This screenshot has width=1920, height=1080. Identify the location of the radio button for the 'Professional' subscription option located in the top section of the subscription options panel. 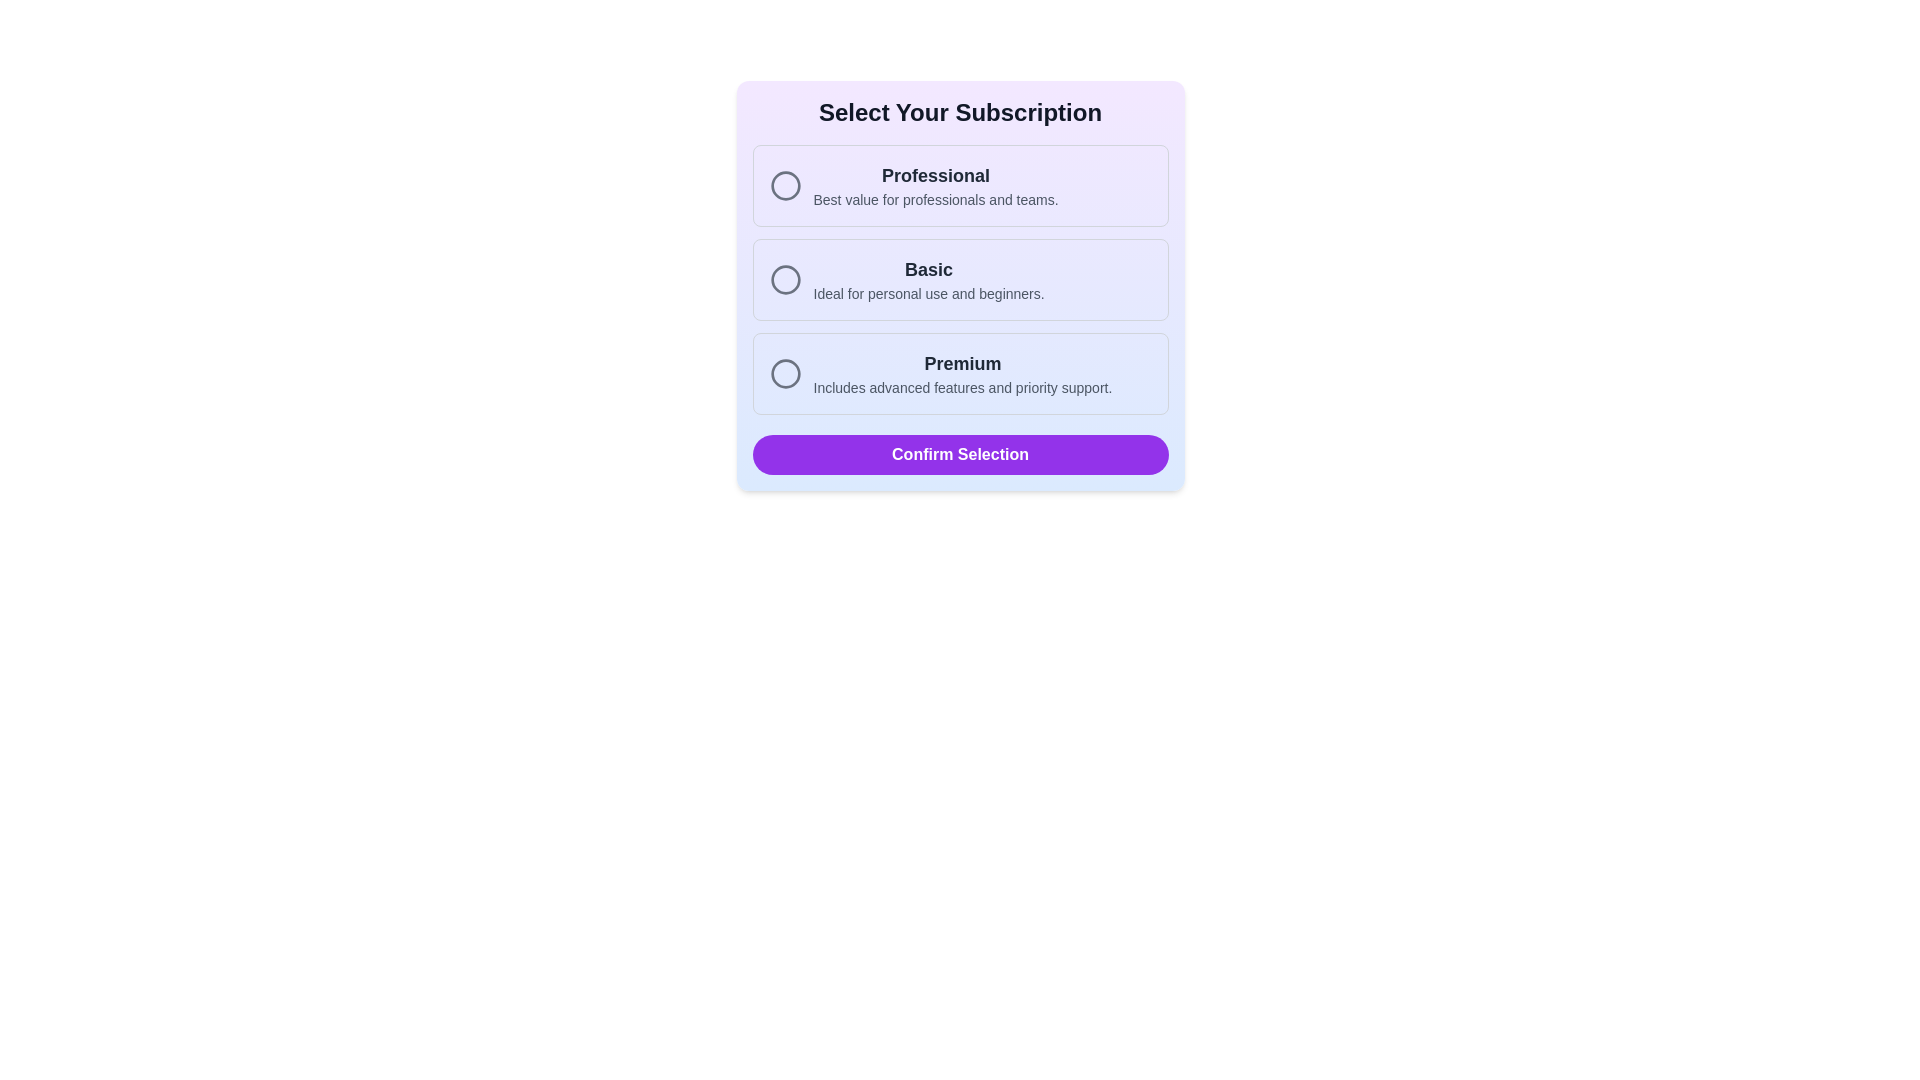
(784, 185).